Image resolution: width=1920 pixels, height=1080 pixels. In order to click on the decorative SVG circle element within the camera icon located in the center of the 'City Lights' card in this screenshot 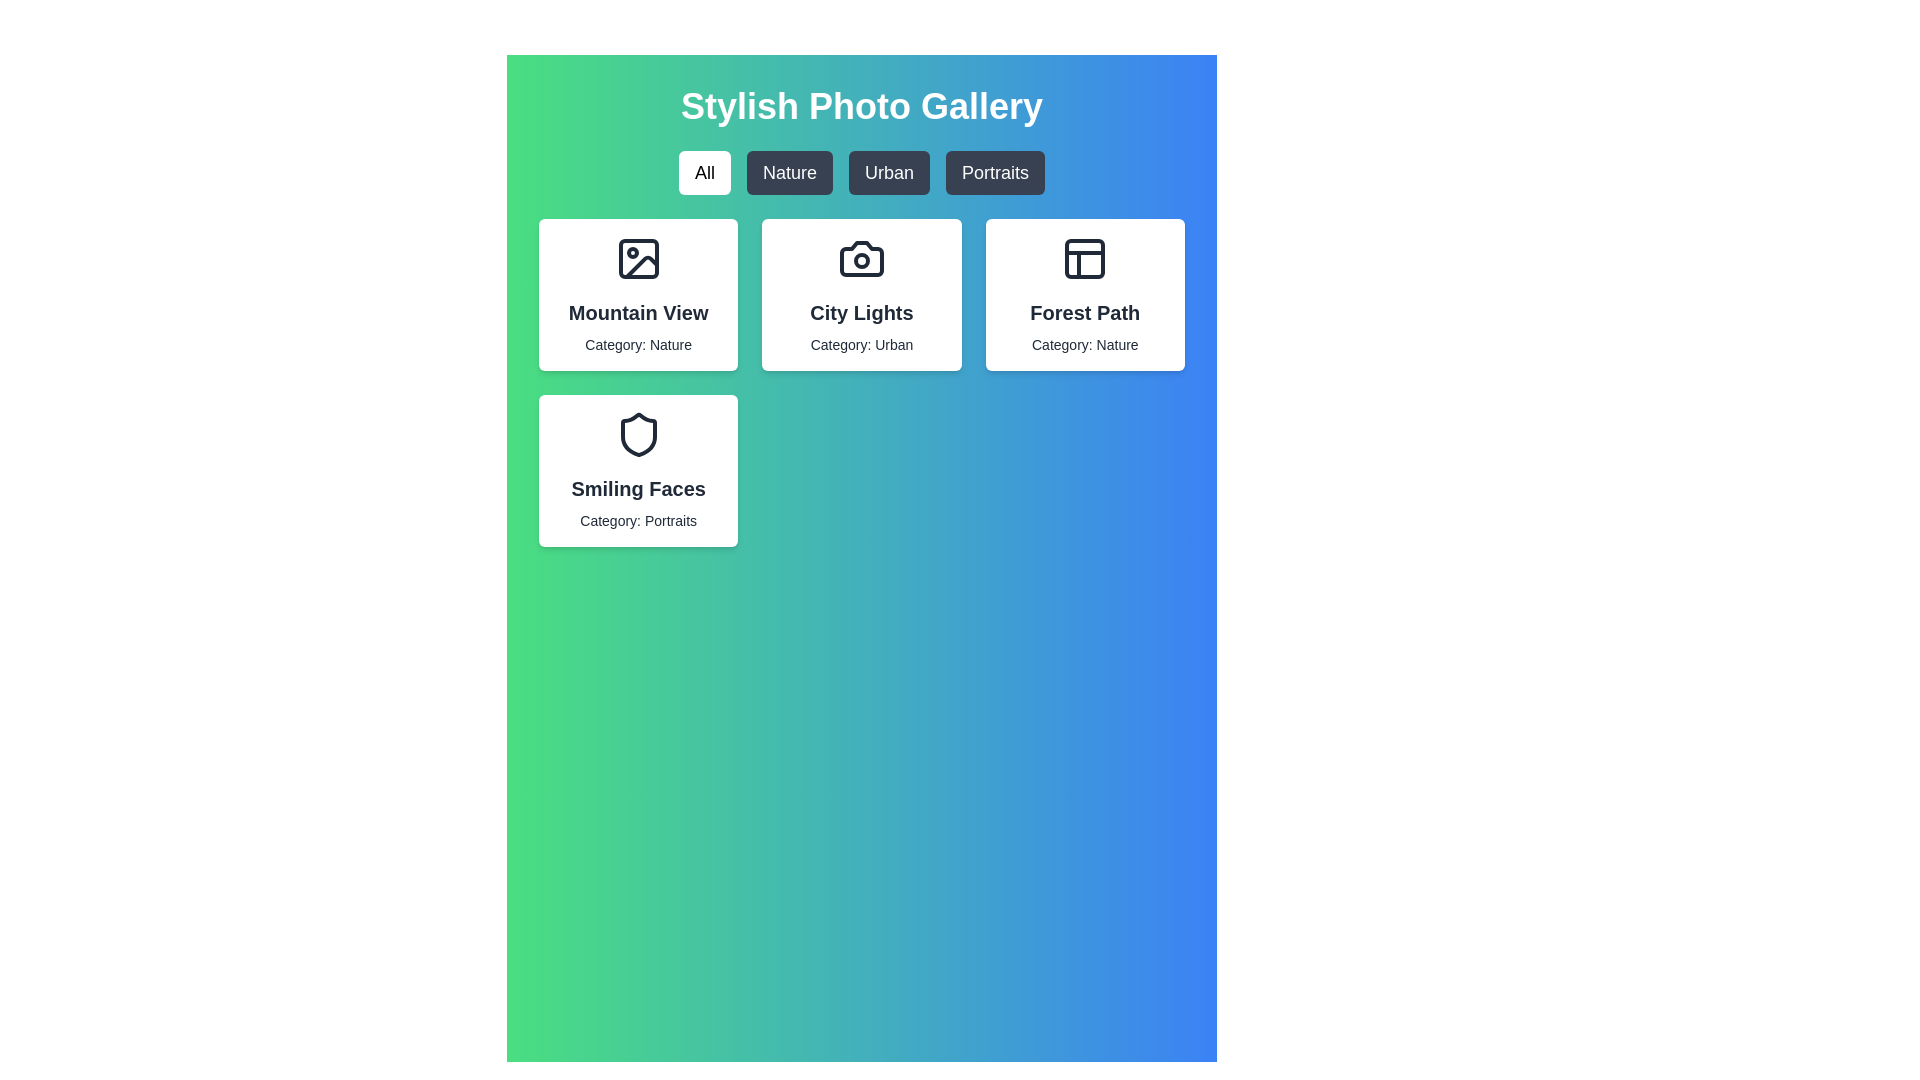, I will do `click(861, 260)`.